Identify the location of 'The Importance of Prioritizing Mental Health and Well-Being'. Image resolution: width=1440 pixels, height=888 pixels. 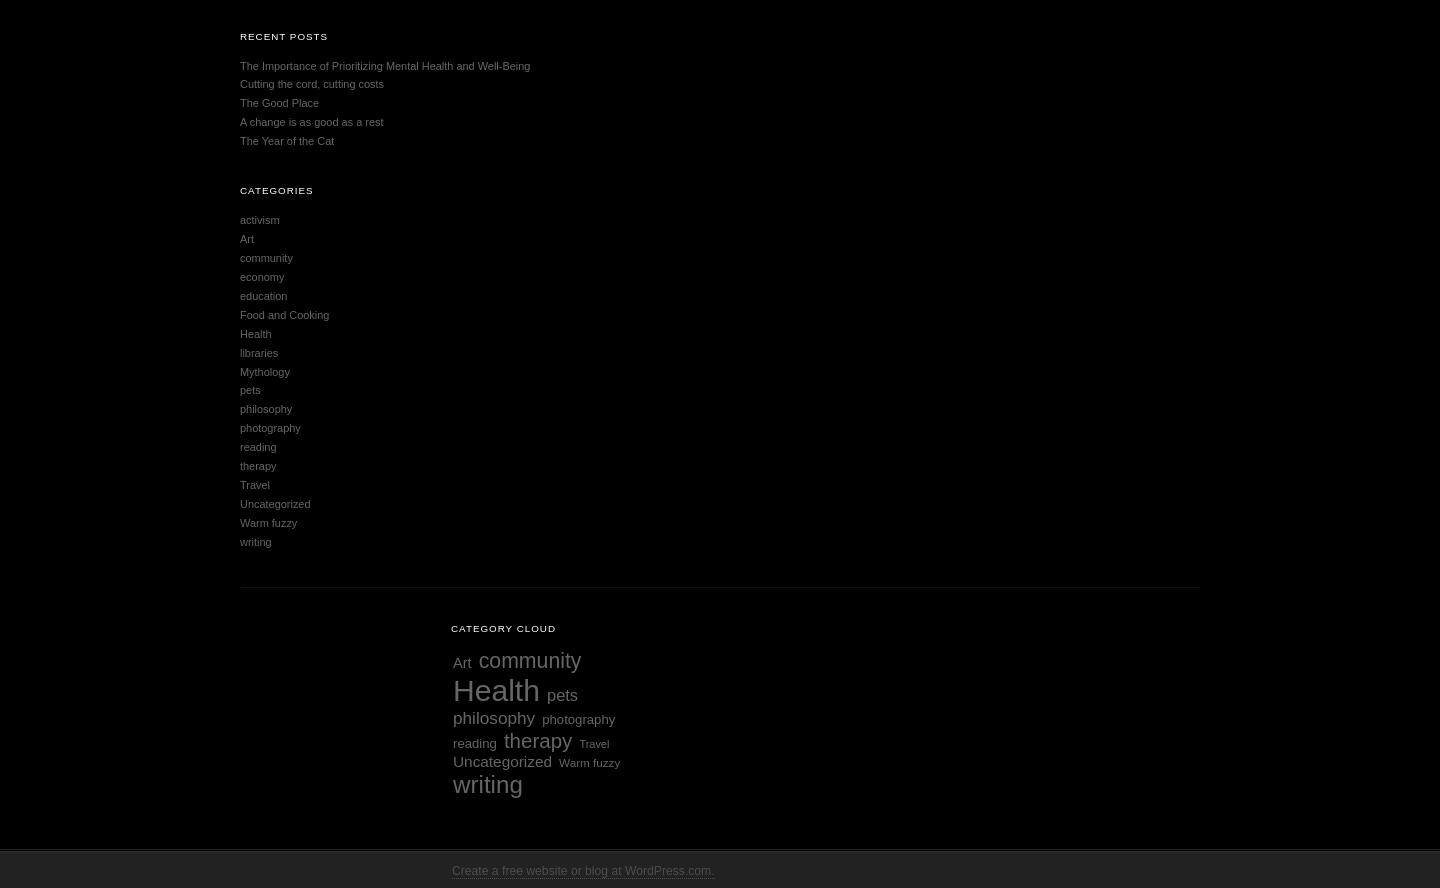
(384, 64).